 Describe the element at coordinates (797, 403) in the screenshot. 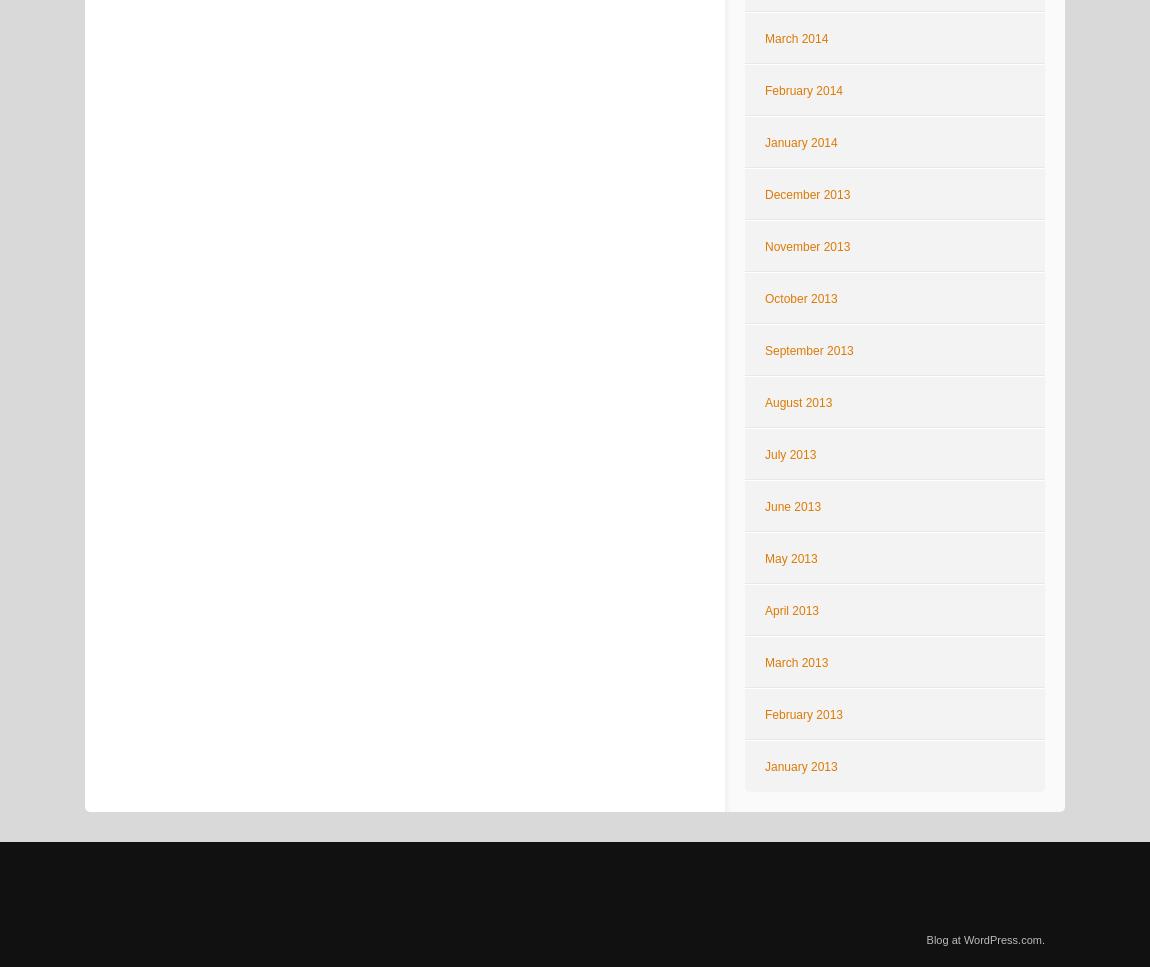

I see `'August 2013'` at that location.